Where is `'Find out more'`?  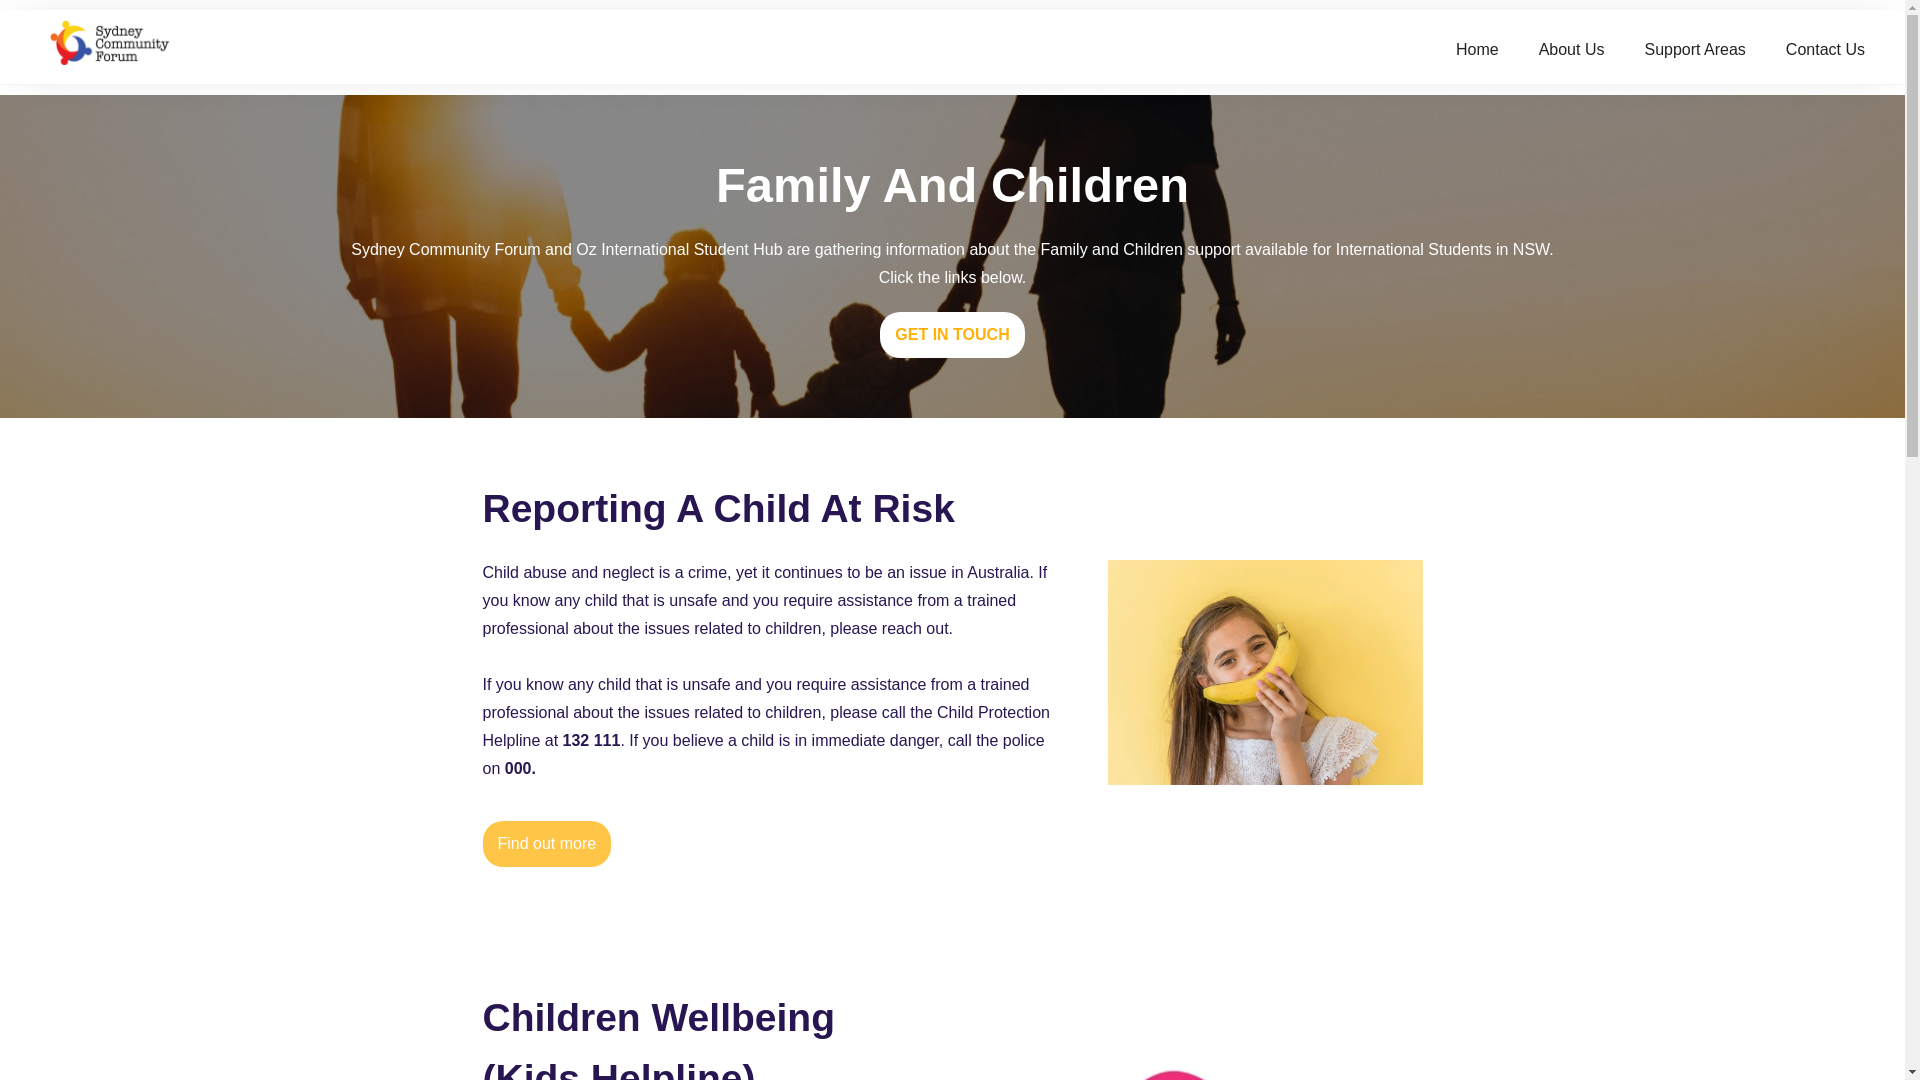
'Find out more' is located at coordinates (546, 844).